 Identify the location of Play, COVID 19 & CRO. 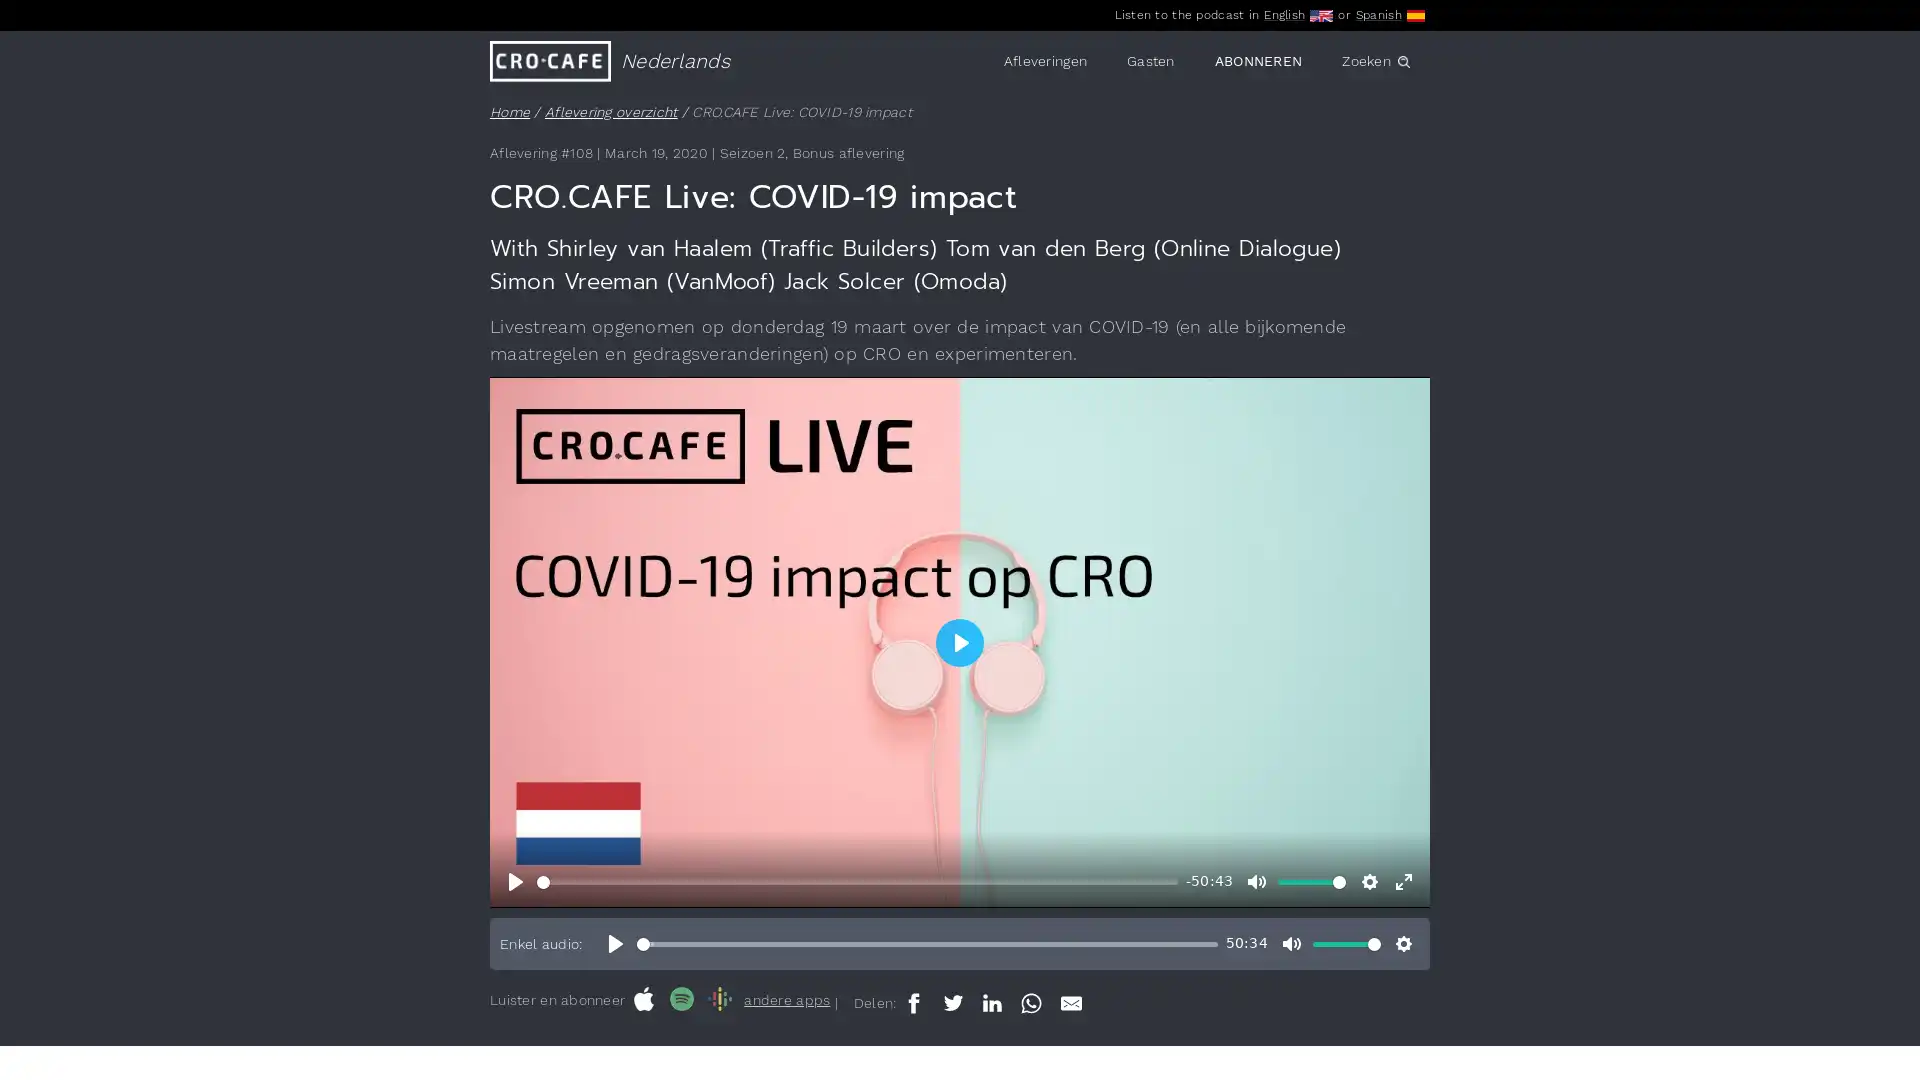
(516, 881).